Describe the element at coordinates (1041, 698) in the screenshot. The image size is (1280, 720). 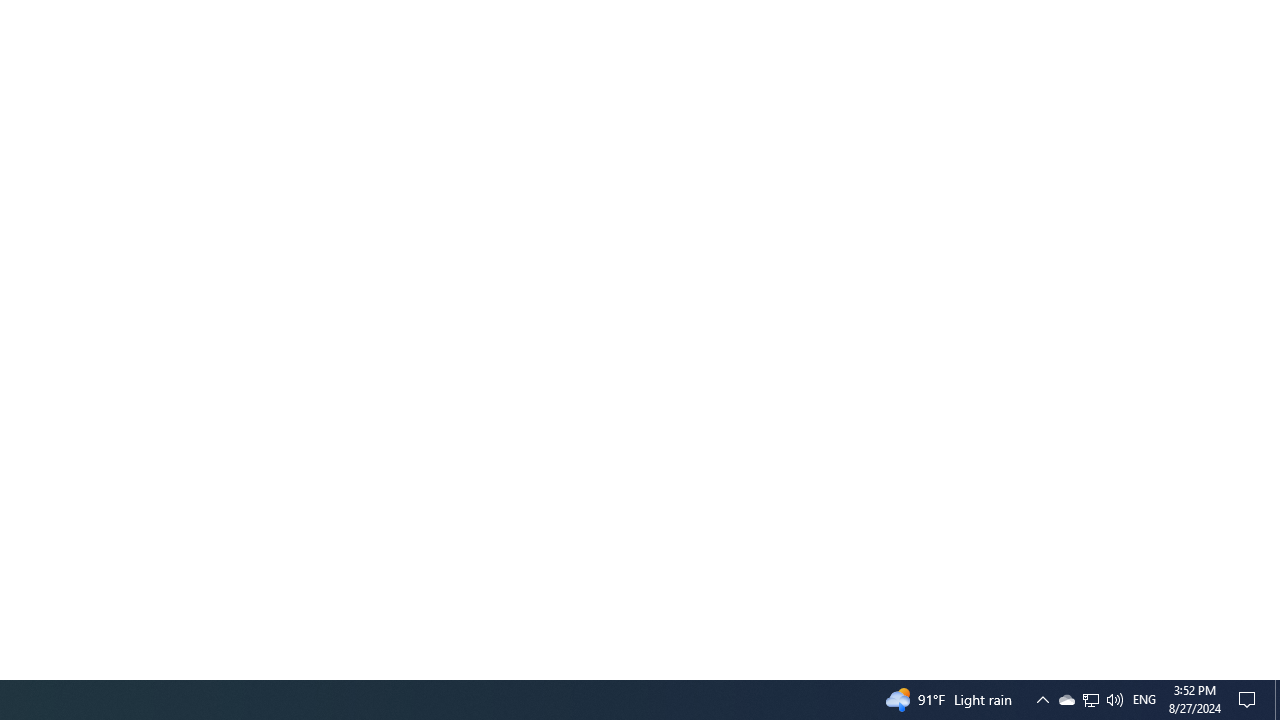
I see `'User Promoted Notification Area'` at that location.